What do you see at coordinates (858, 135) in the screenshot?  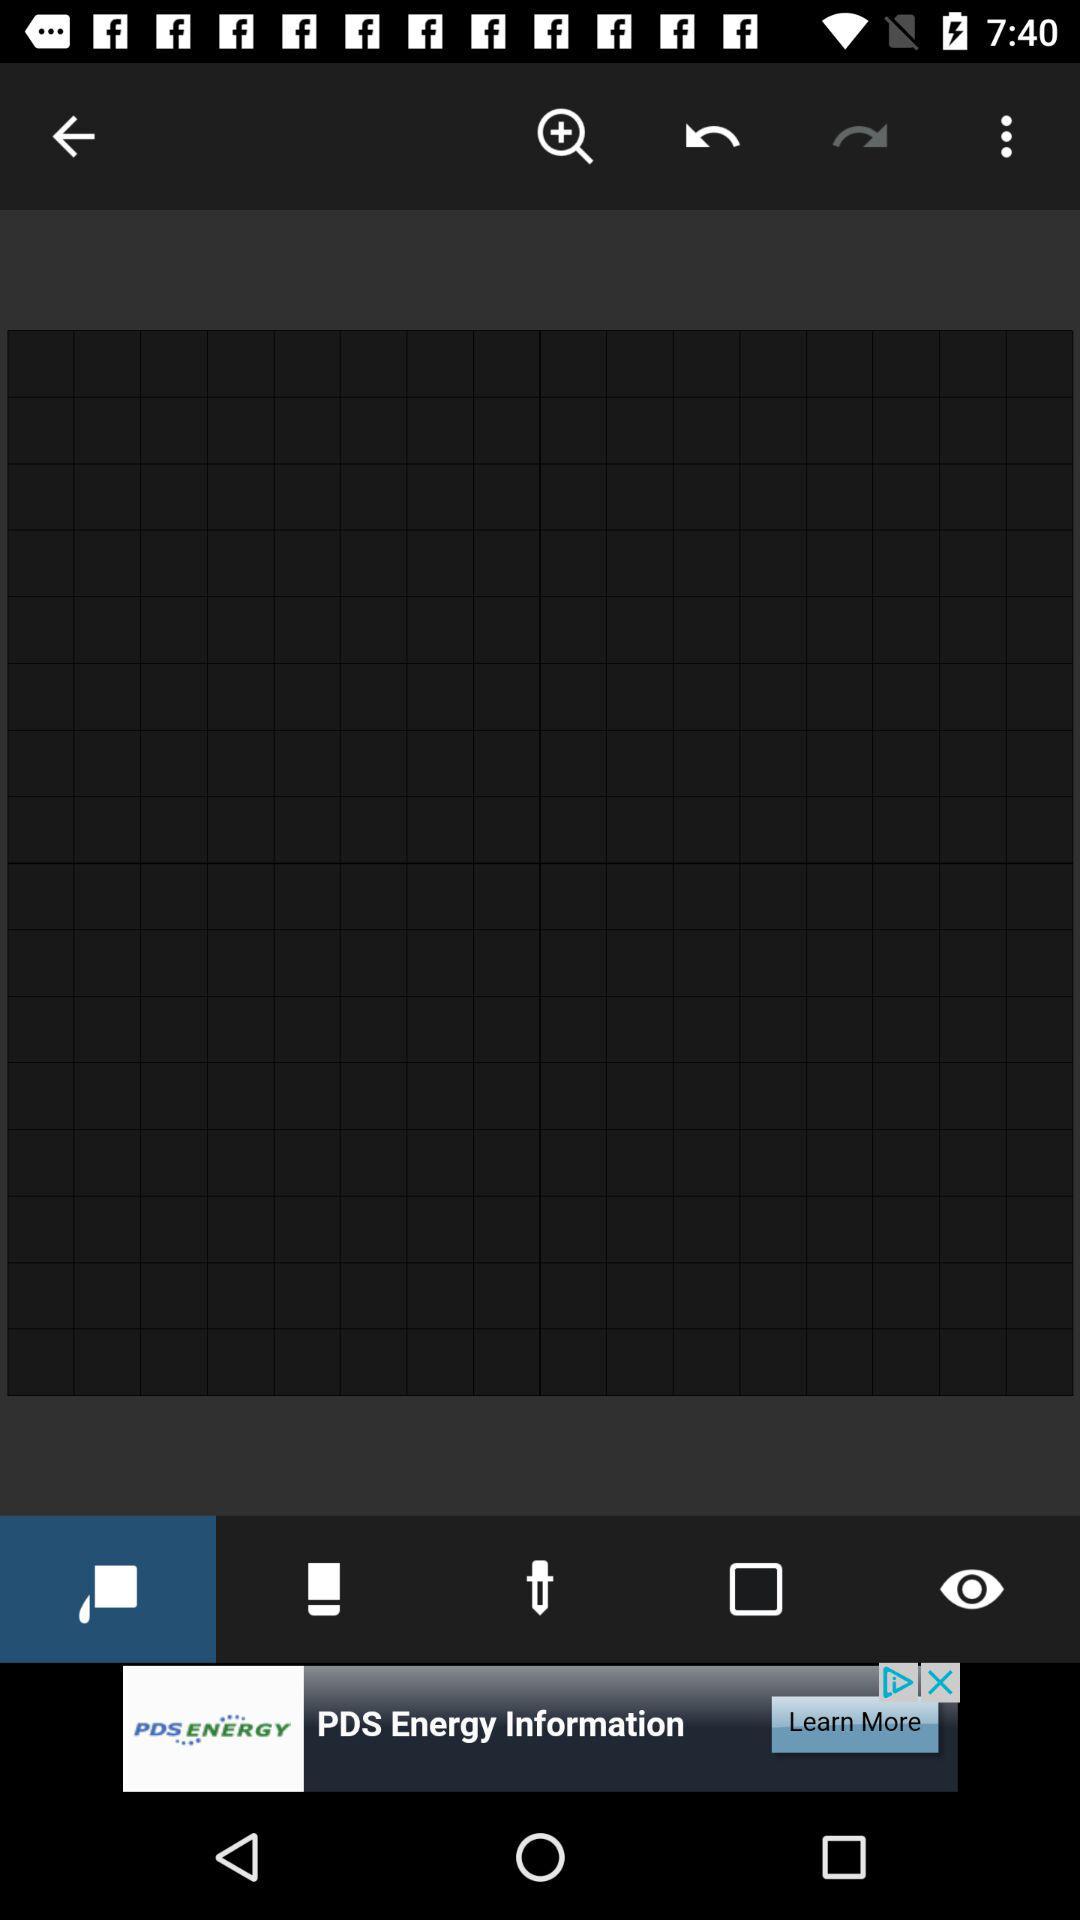 I see `redo change` at bounding box center [858, 135].